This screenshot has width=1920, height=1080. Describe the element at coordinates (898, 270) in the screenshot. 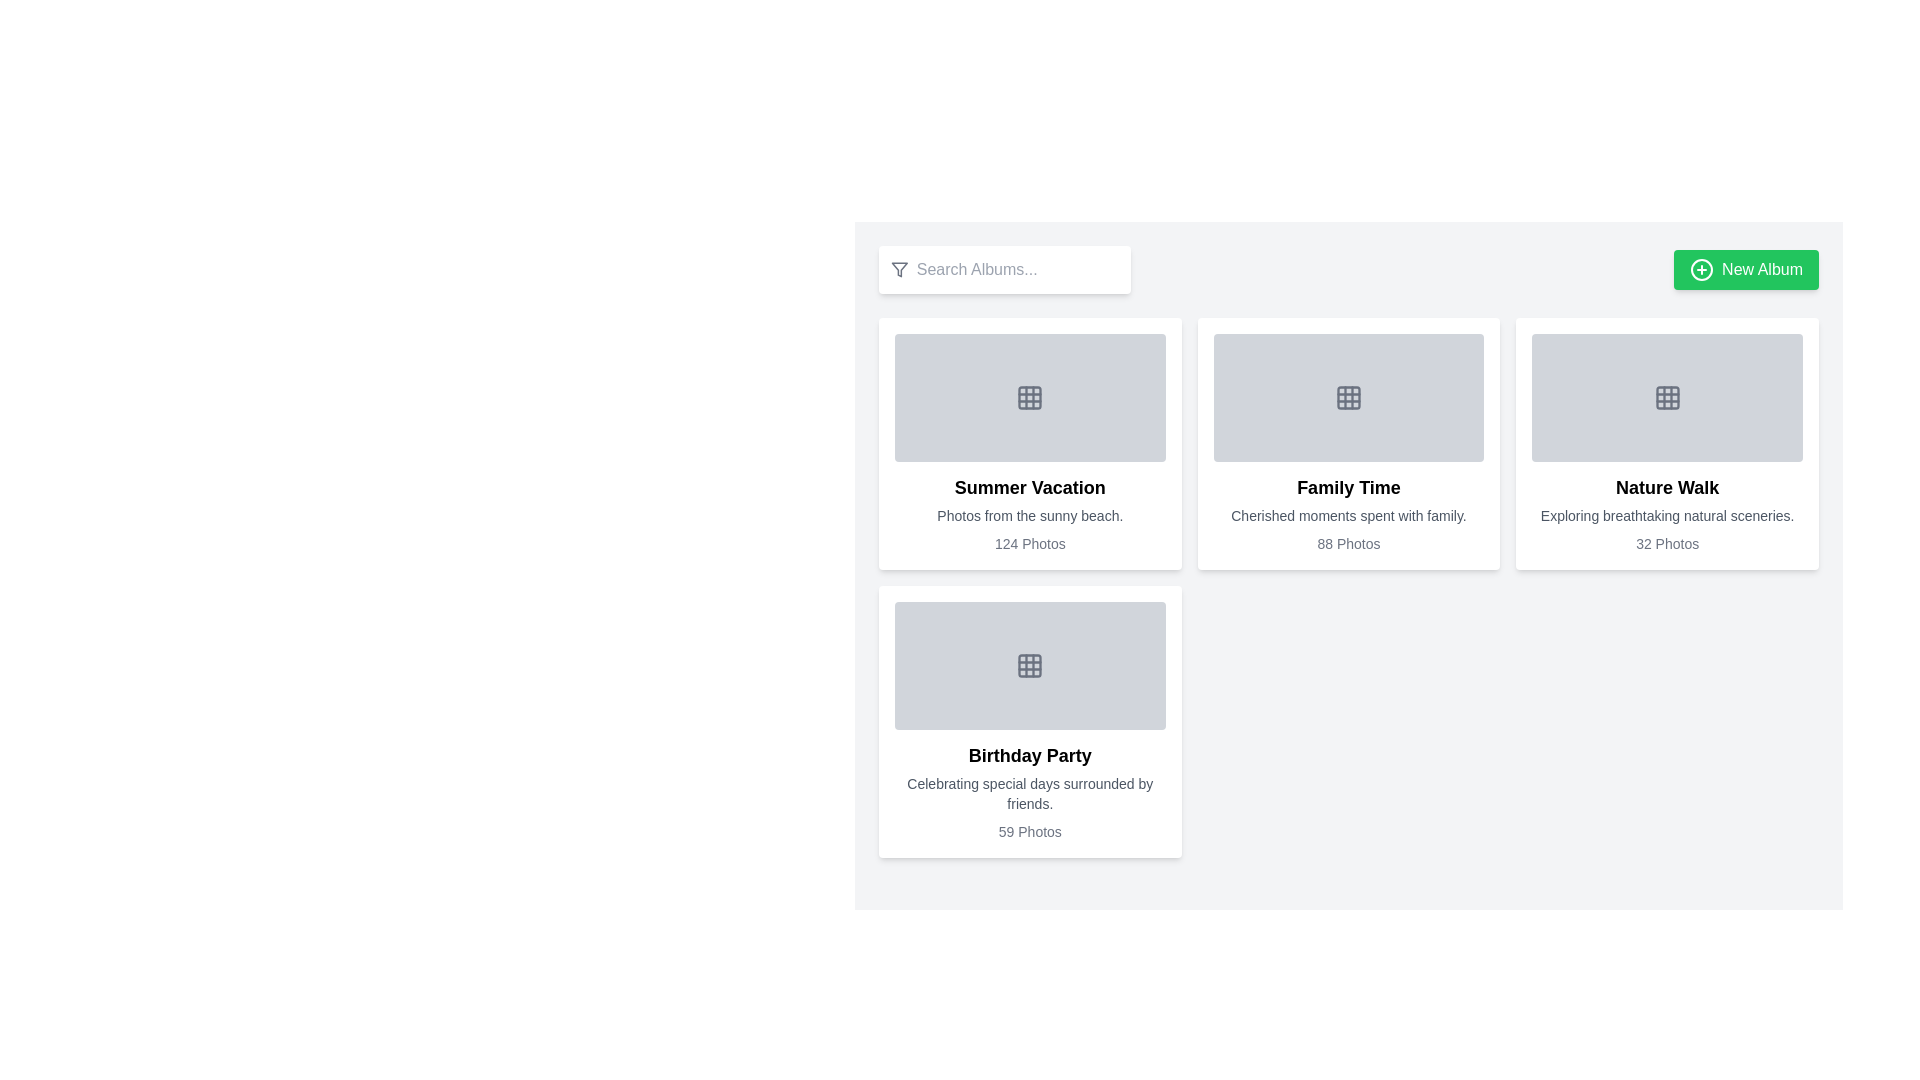

I see `the filter icon, which is a triangle funnel styled element located to the left of the 'Search Albums...' input field` at that location.